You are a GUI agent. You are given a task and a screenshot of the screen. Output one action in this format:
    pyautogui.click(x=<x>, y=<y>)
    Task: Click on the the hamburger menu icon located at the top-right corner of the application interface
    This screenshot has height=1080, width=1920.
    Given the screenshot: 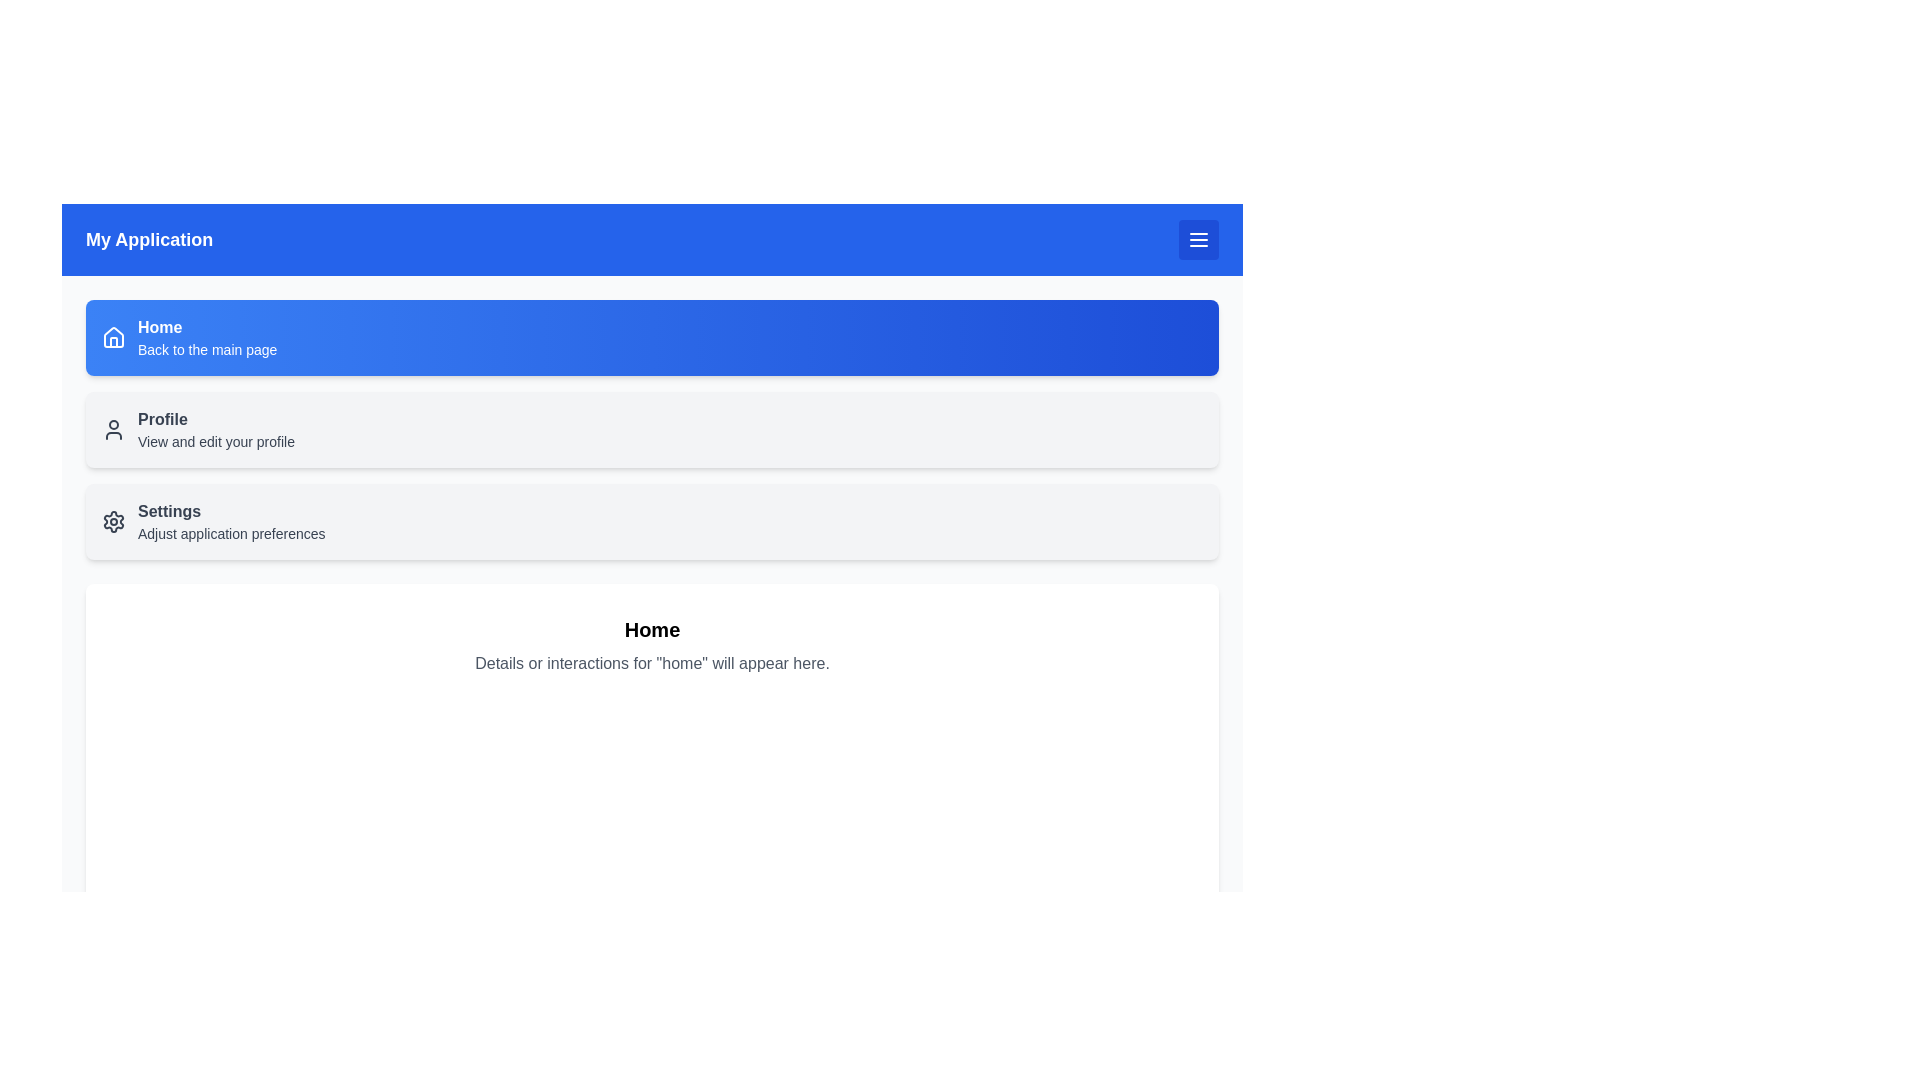 What is the action you would take?
    pyautogui.click(x=1199, y=238)
    